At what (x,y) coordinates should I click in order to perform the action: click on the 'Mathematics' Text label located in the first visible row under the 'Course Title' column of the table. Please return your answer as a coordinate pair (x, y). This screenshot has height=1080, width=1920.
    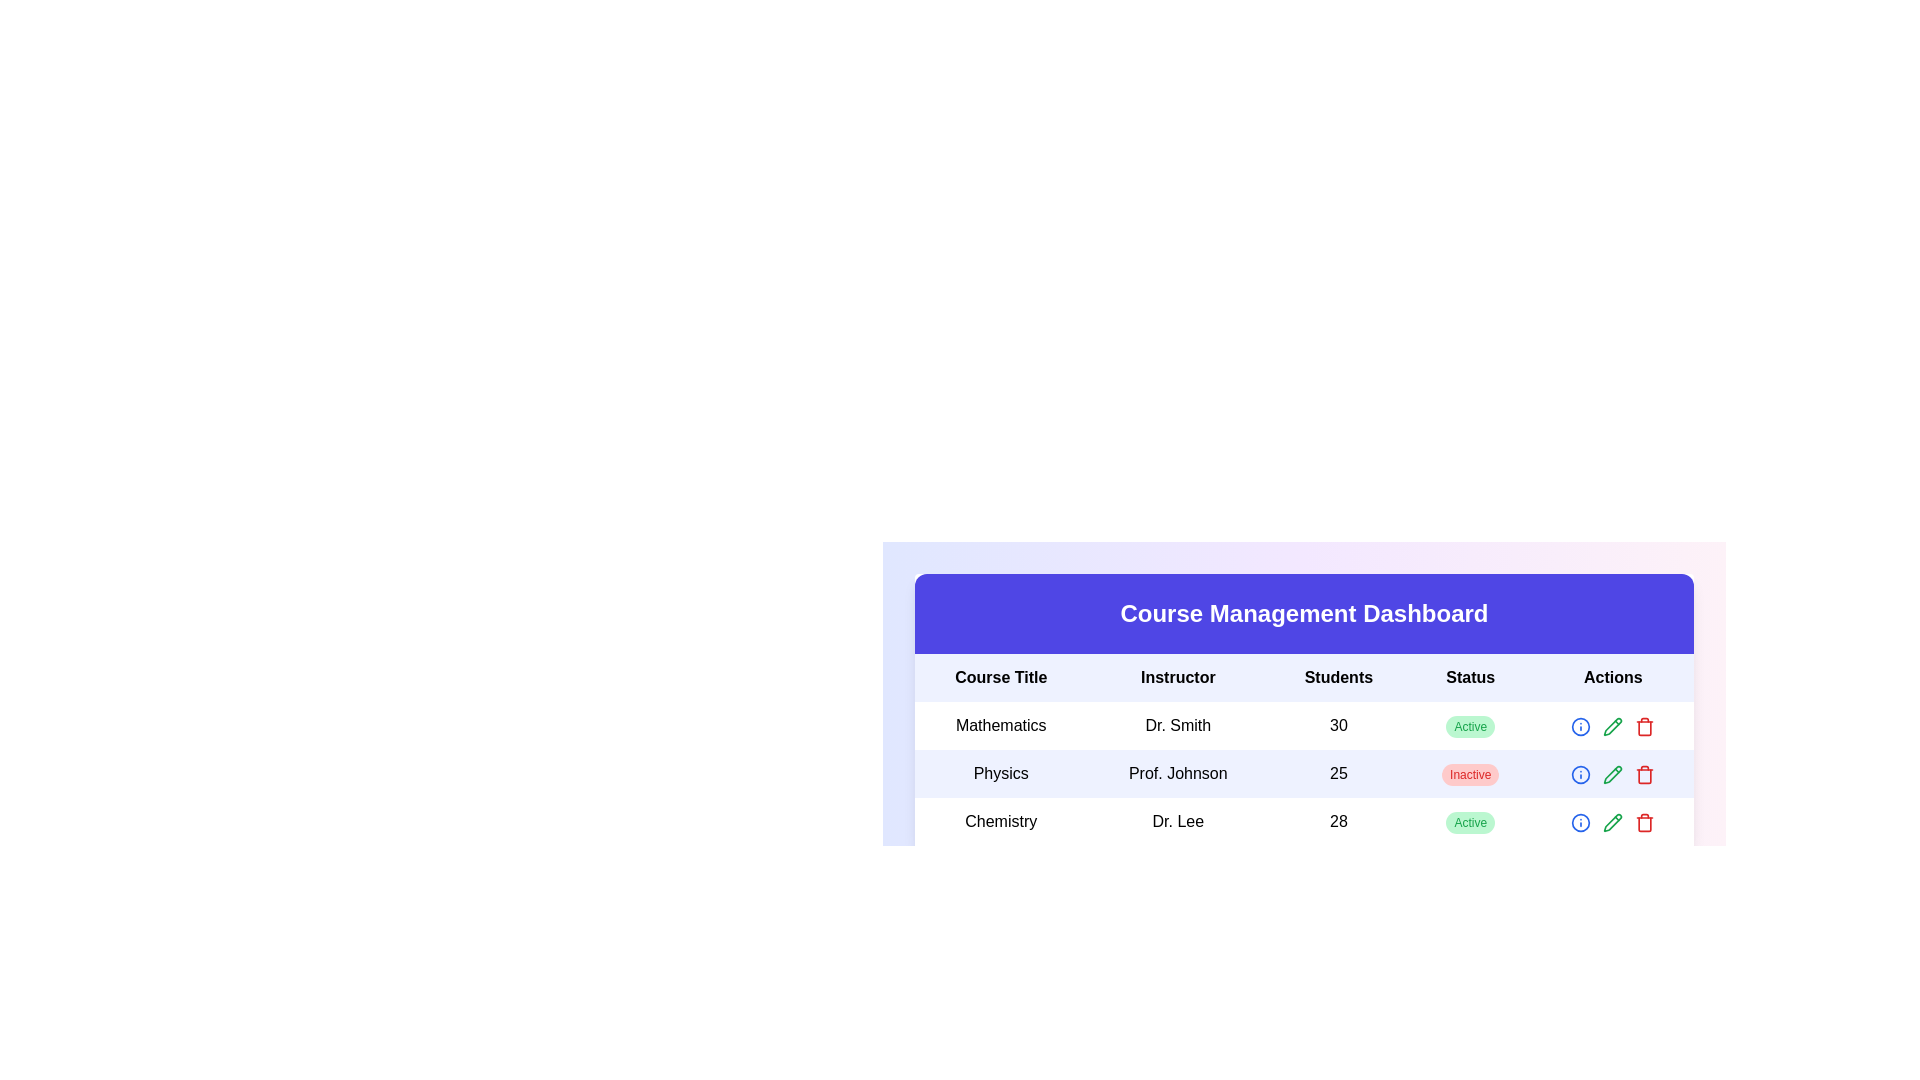
    Looking at the image, I should click on (1001, 725).